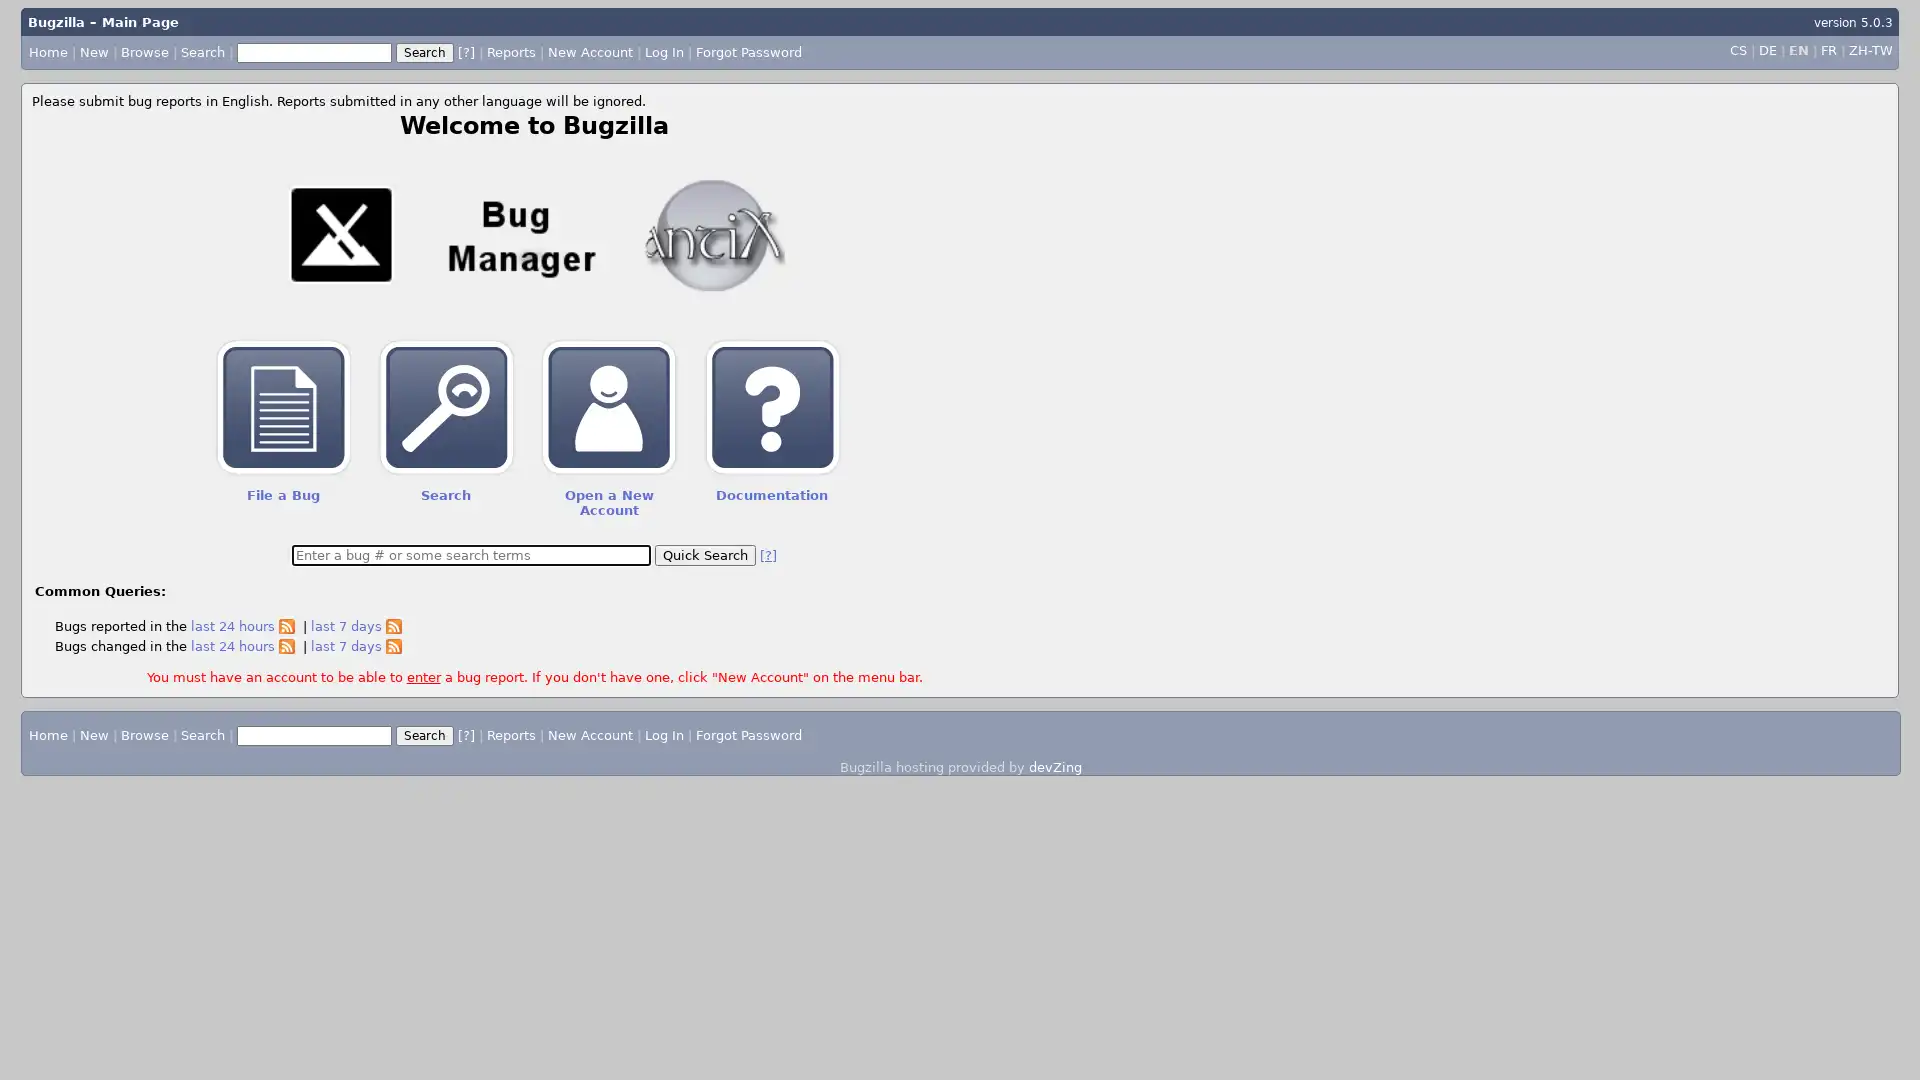 The height and width of the screenshot is (1080, 1920). Describe the element at coordinates (424, 735) in the screenshot. I see `Search` at that location.